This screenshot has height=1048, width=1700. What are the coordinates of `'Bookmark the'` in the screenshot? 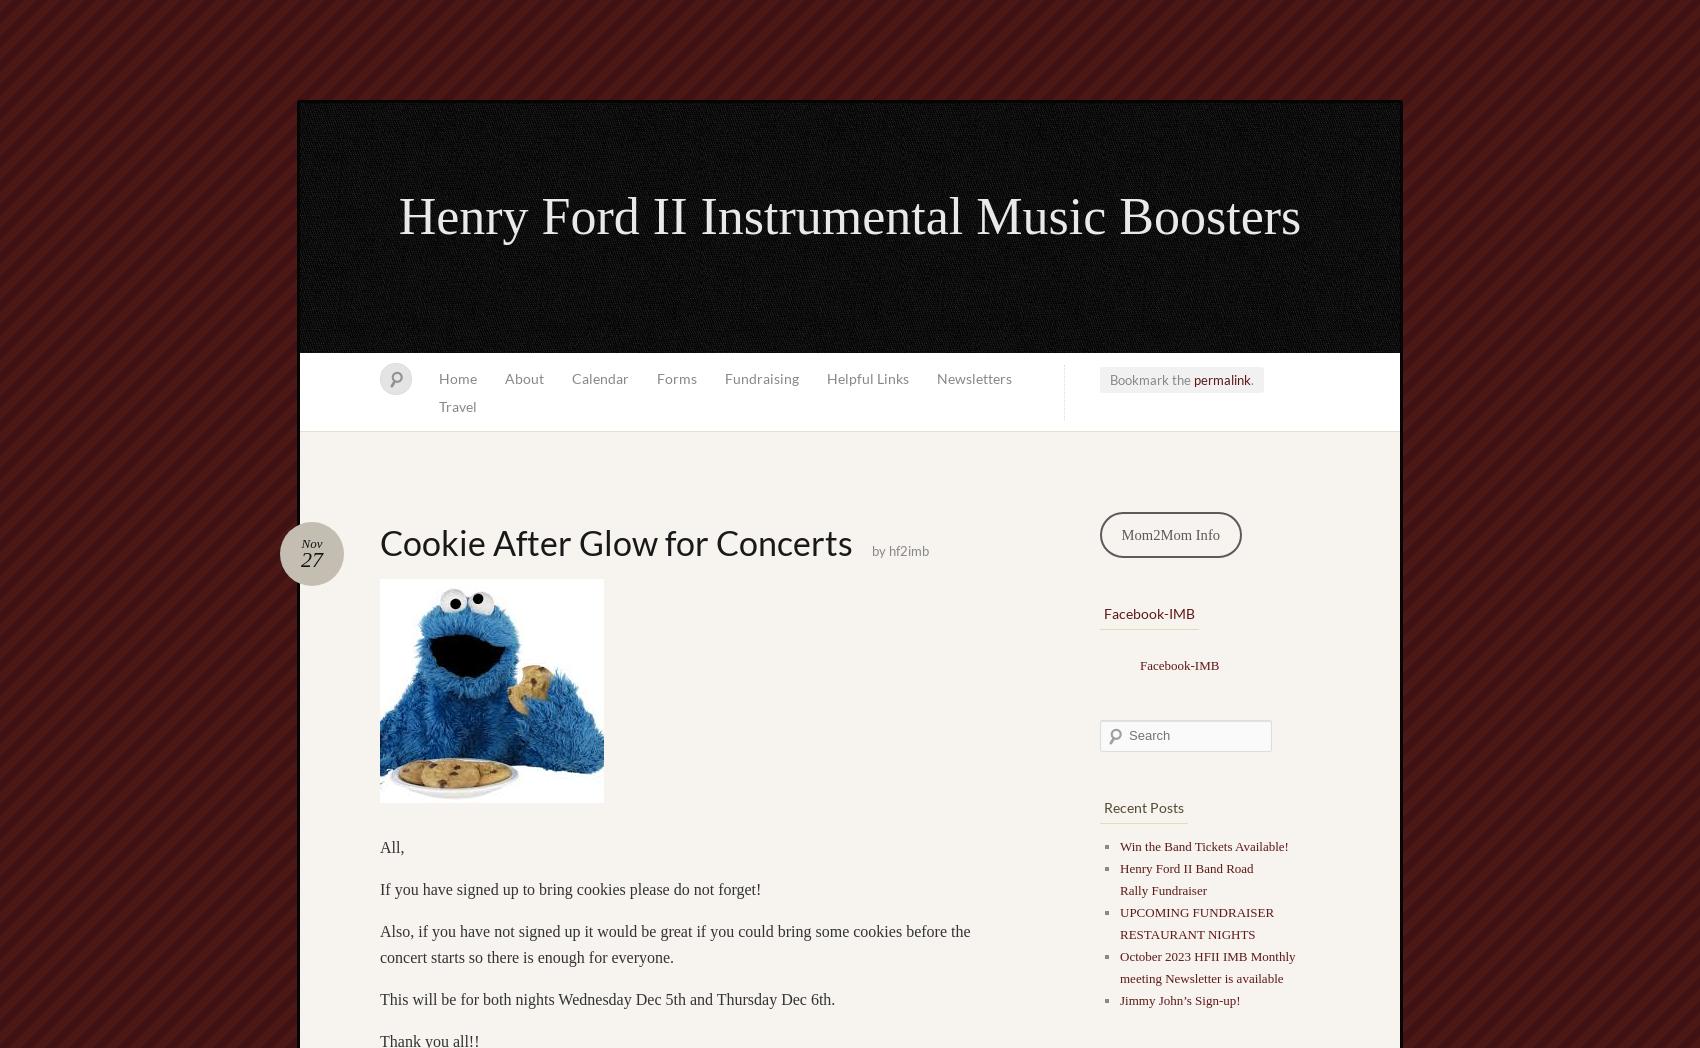 It's located at (1109, 379).